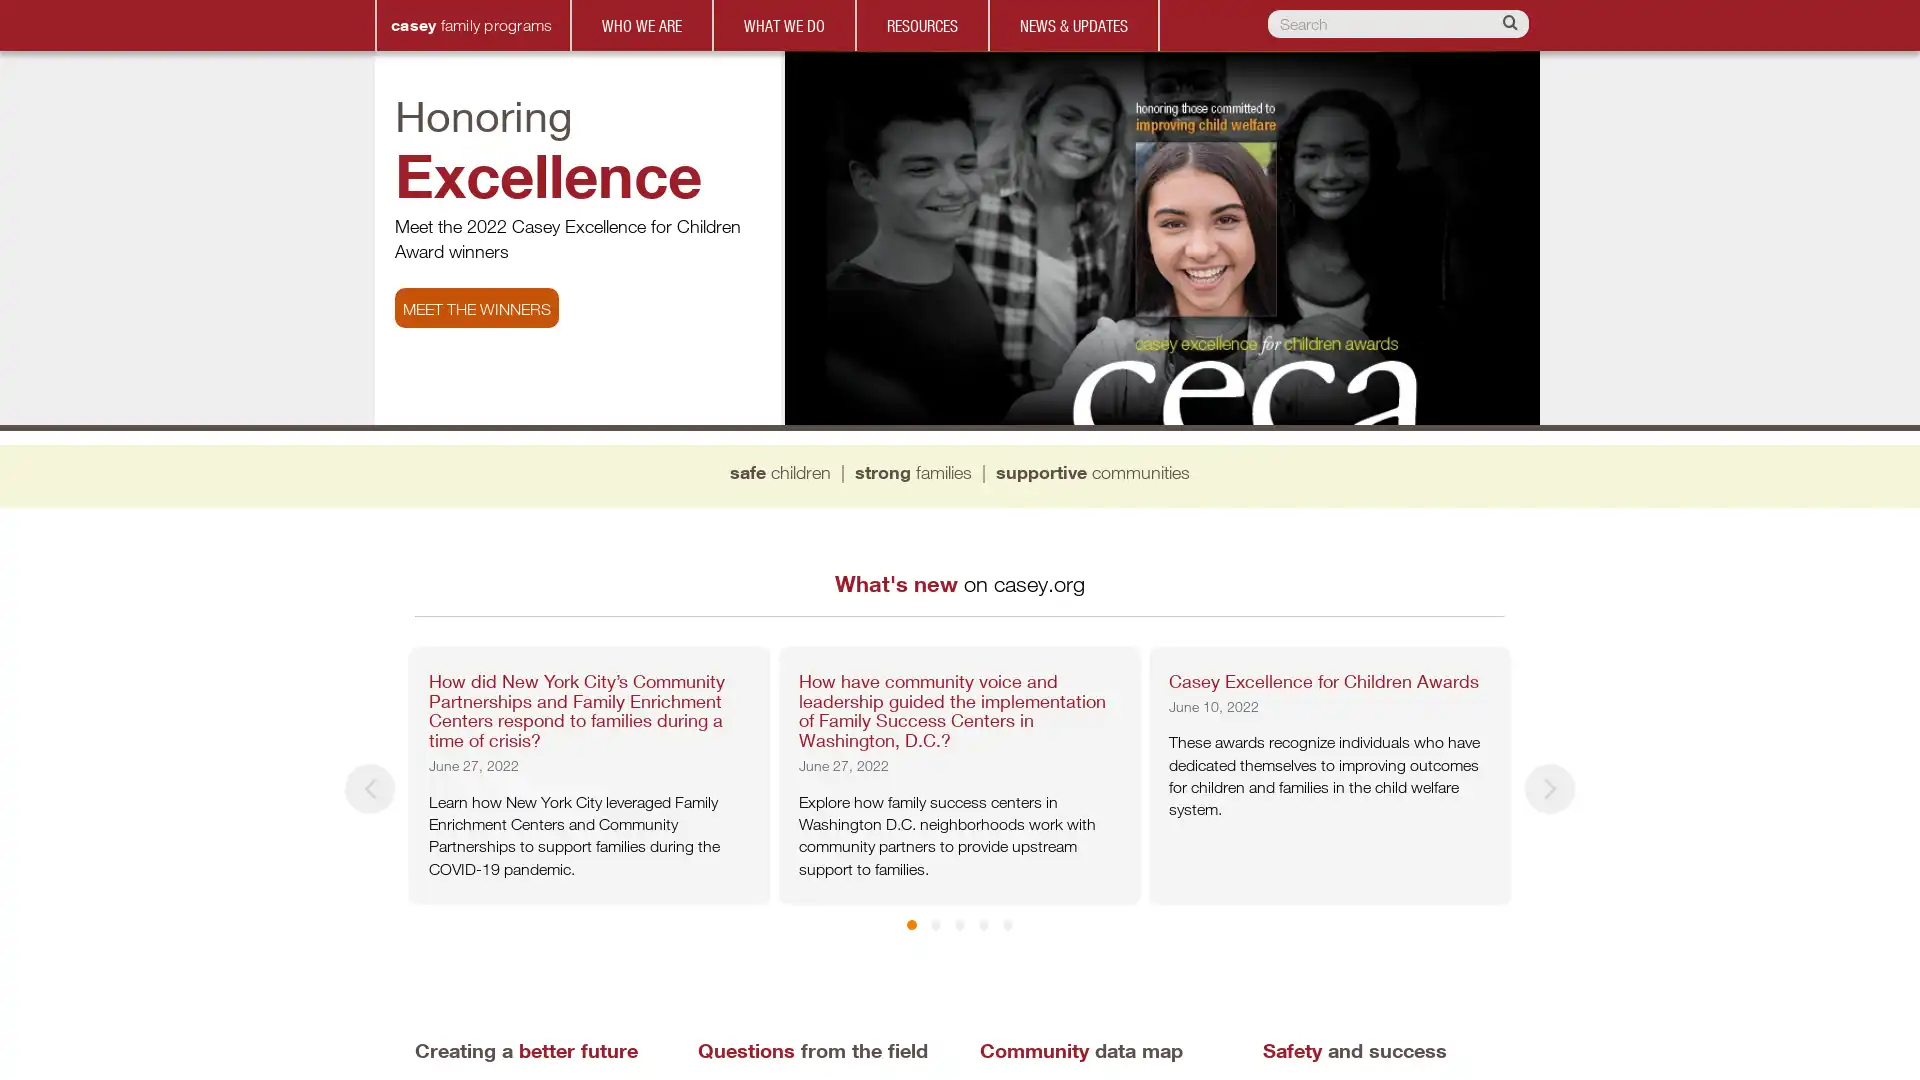 The height and width of the screenshot is (1080, 1920). I want to click on Slide group 1, so click(922, 925).